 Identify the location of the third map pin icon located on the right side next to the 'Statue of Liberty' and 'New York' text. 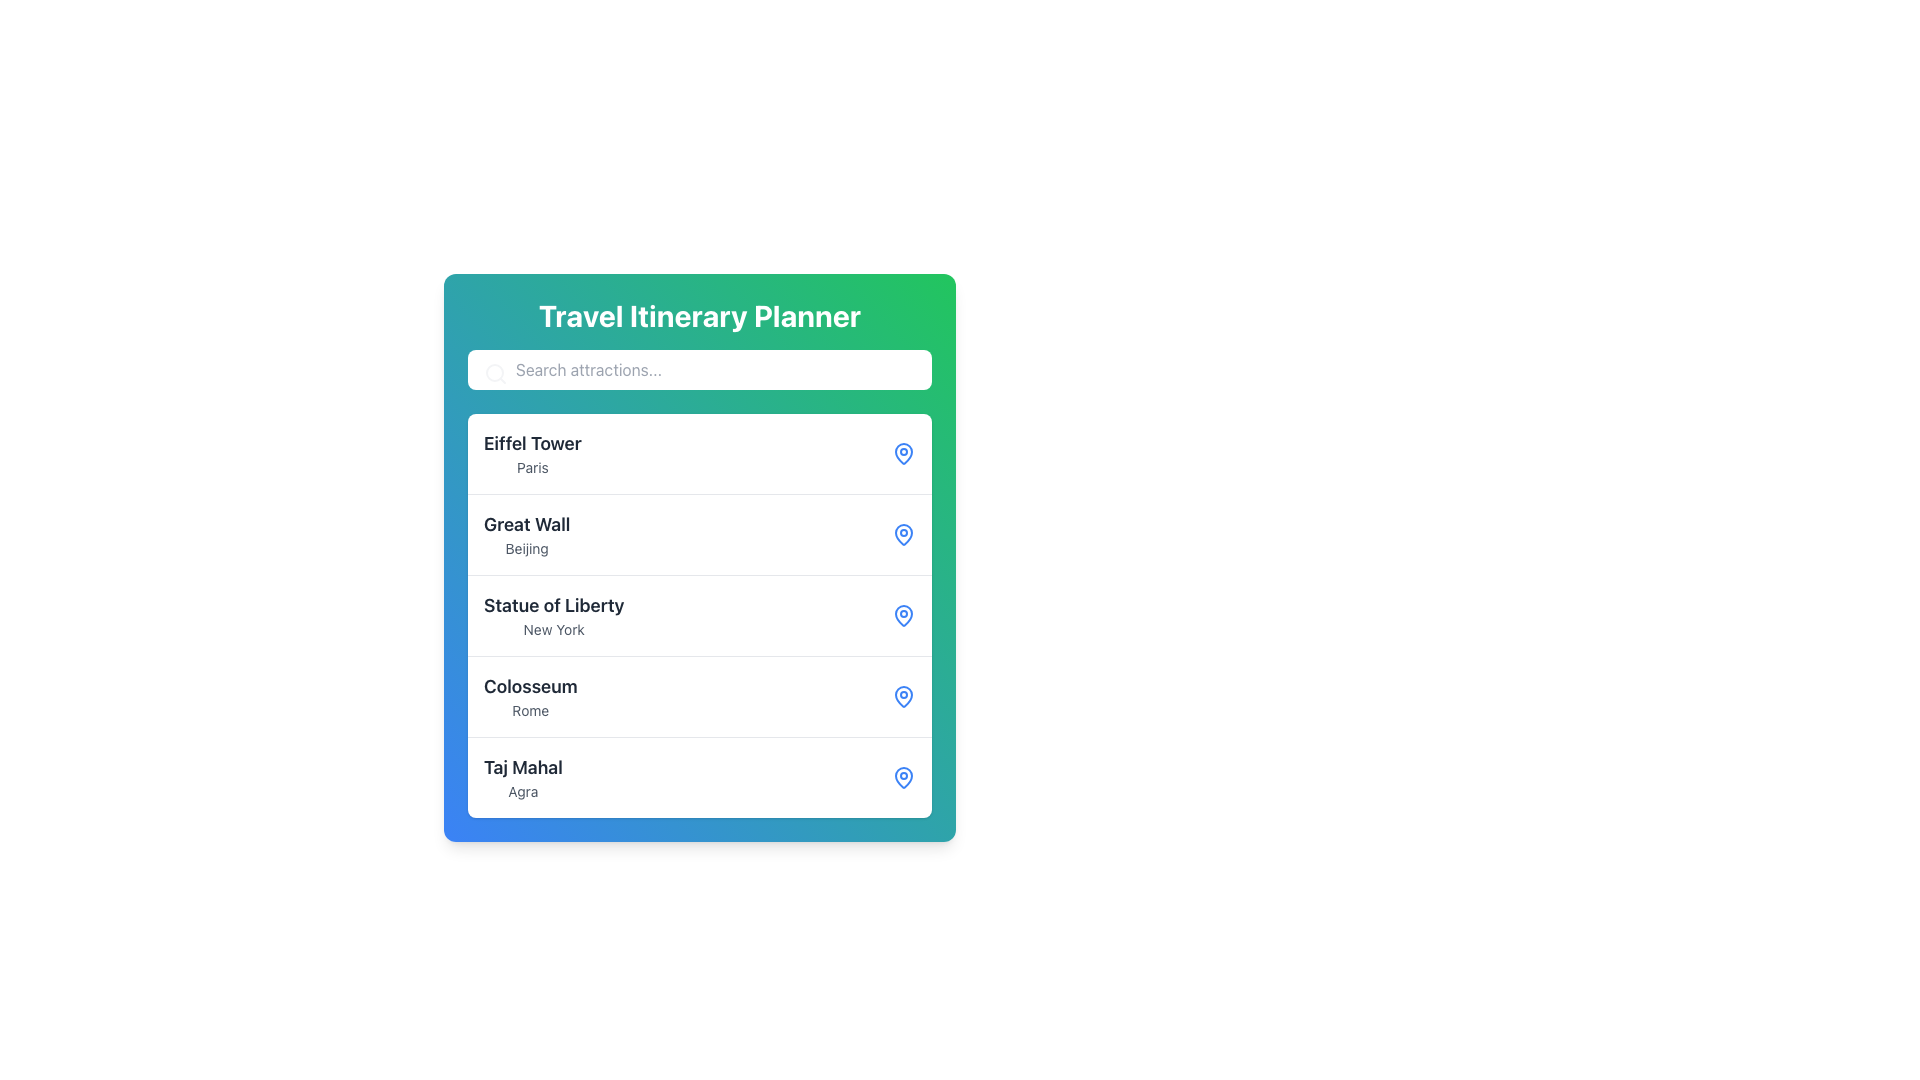
(902, 615).